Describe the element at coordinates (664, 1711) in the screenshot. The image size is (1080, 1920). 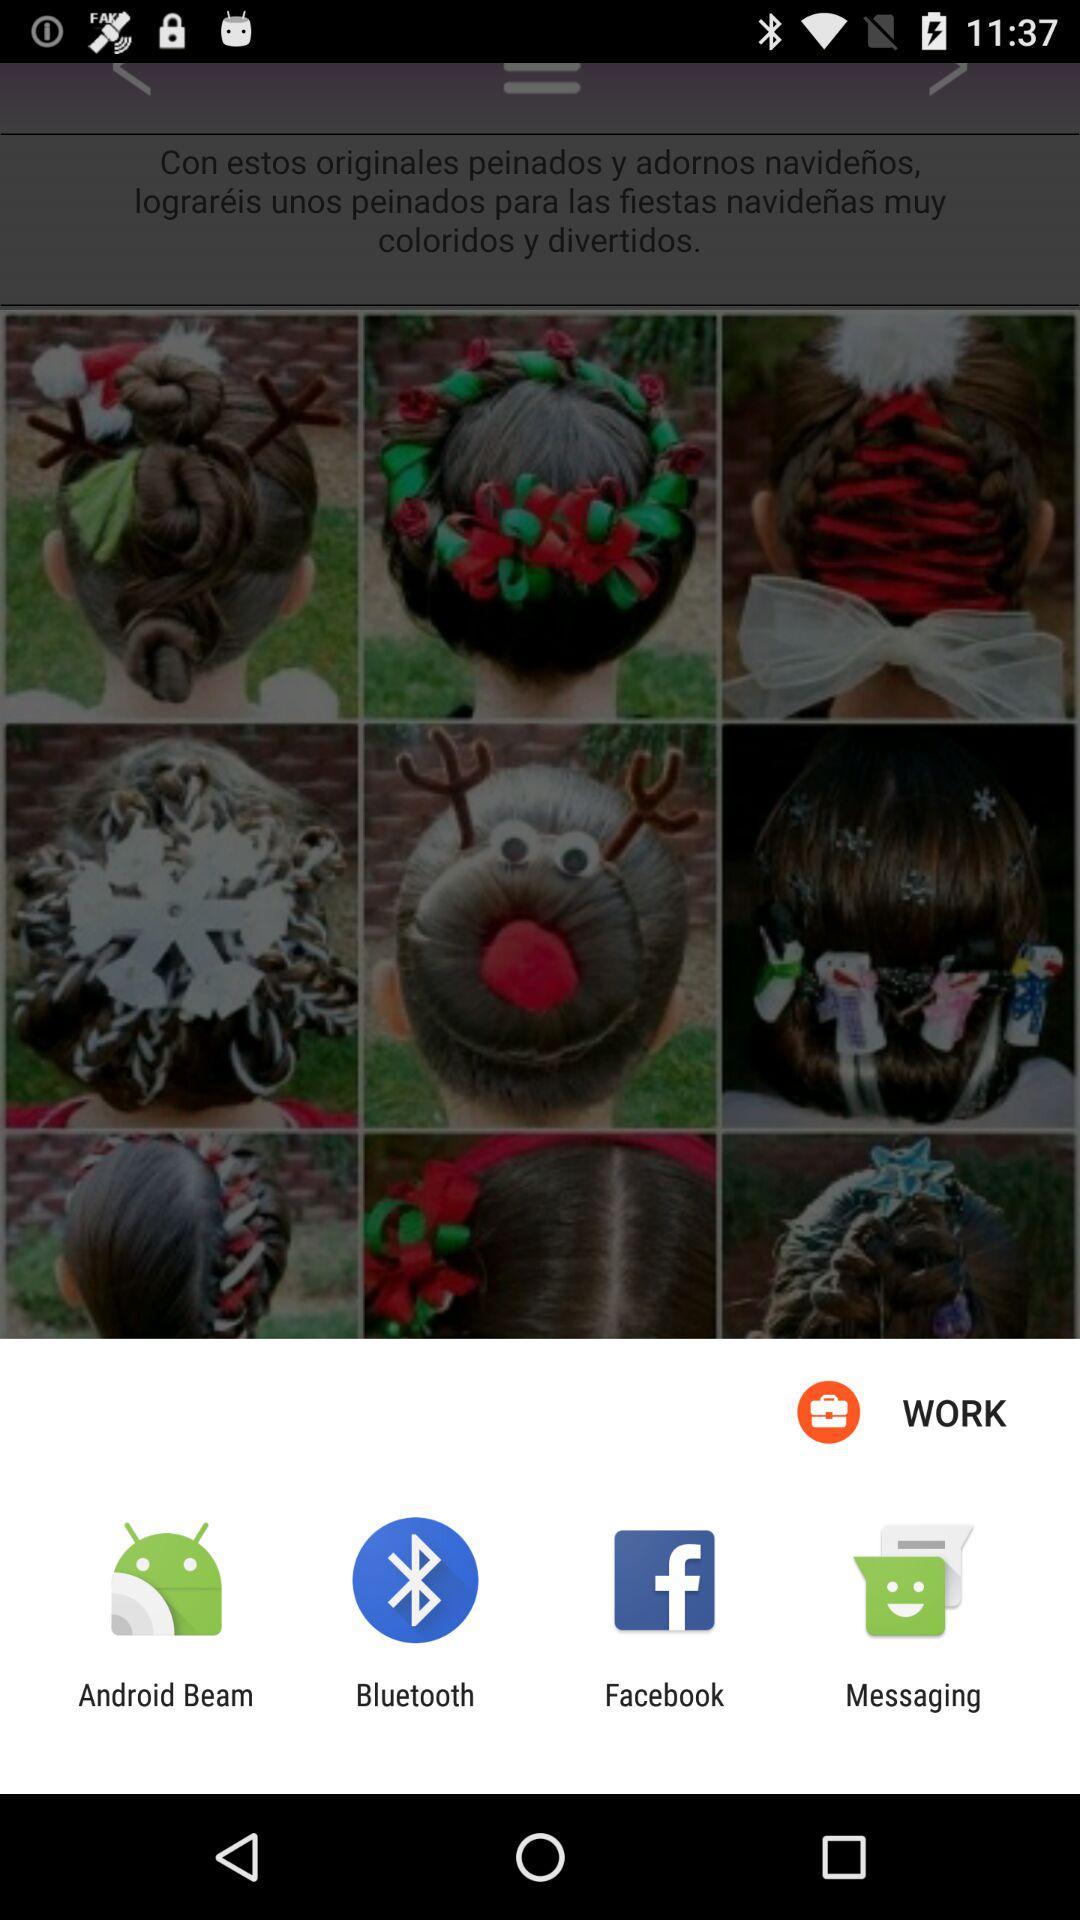
I see `item next to the bluetooth item` at that location.